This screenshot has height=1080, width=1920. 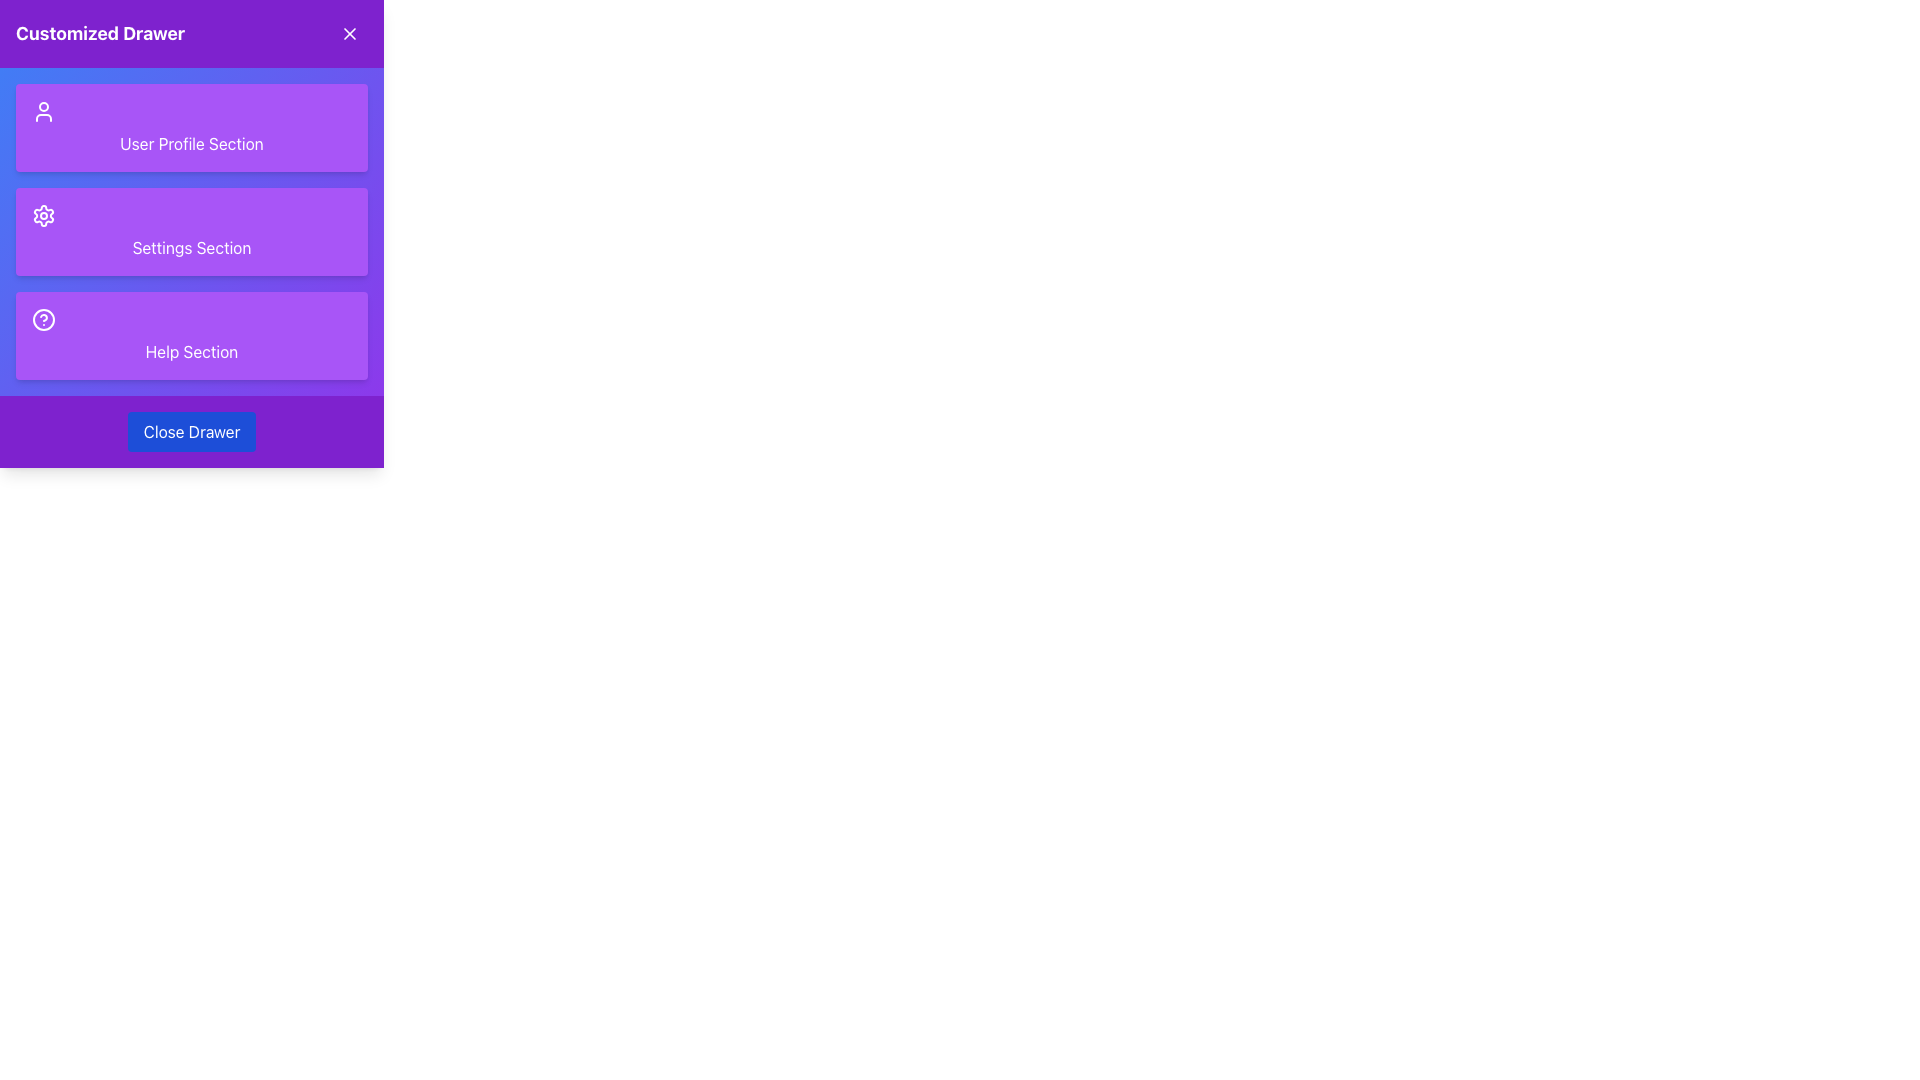 I want to click on the close button located at the bottom of the 'Customized Drawer' to observe its hover state, so click(x=192, y=431).